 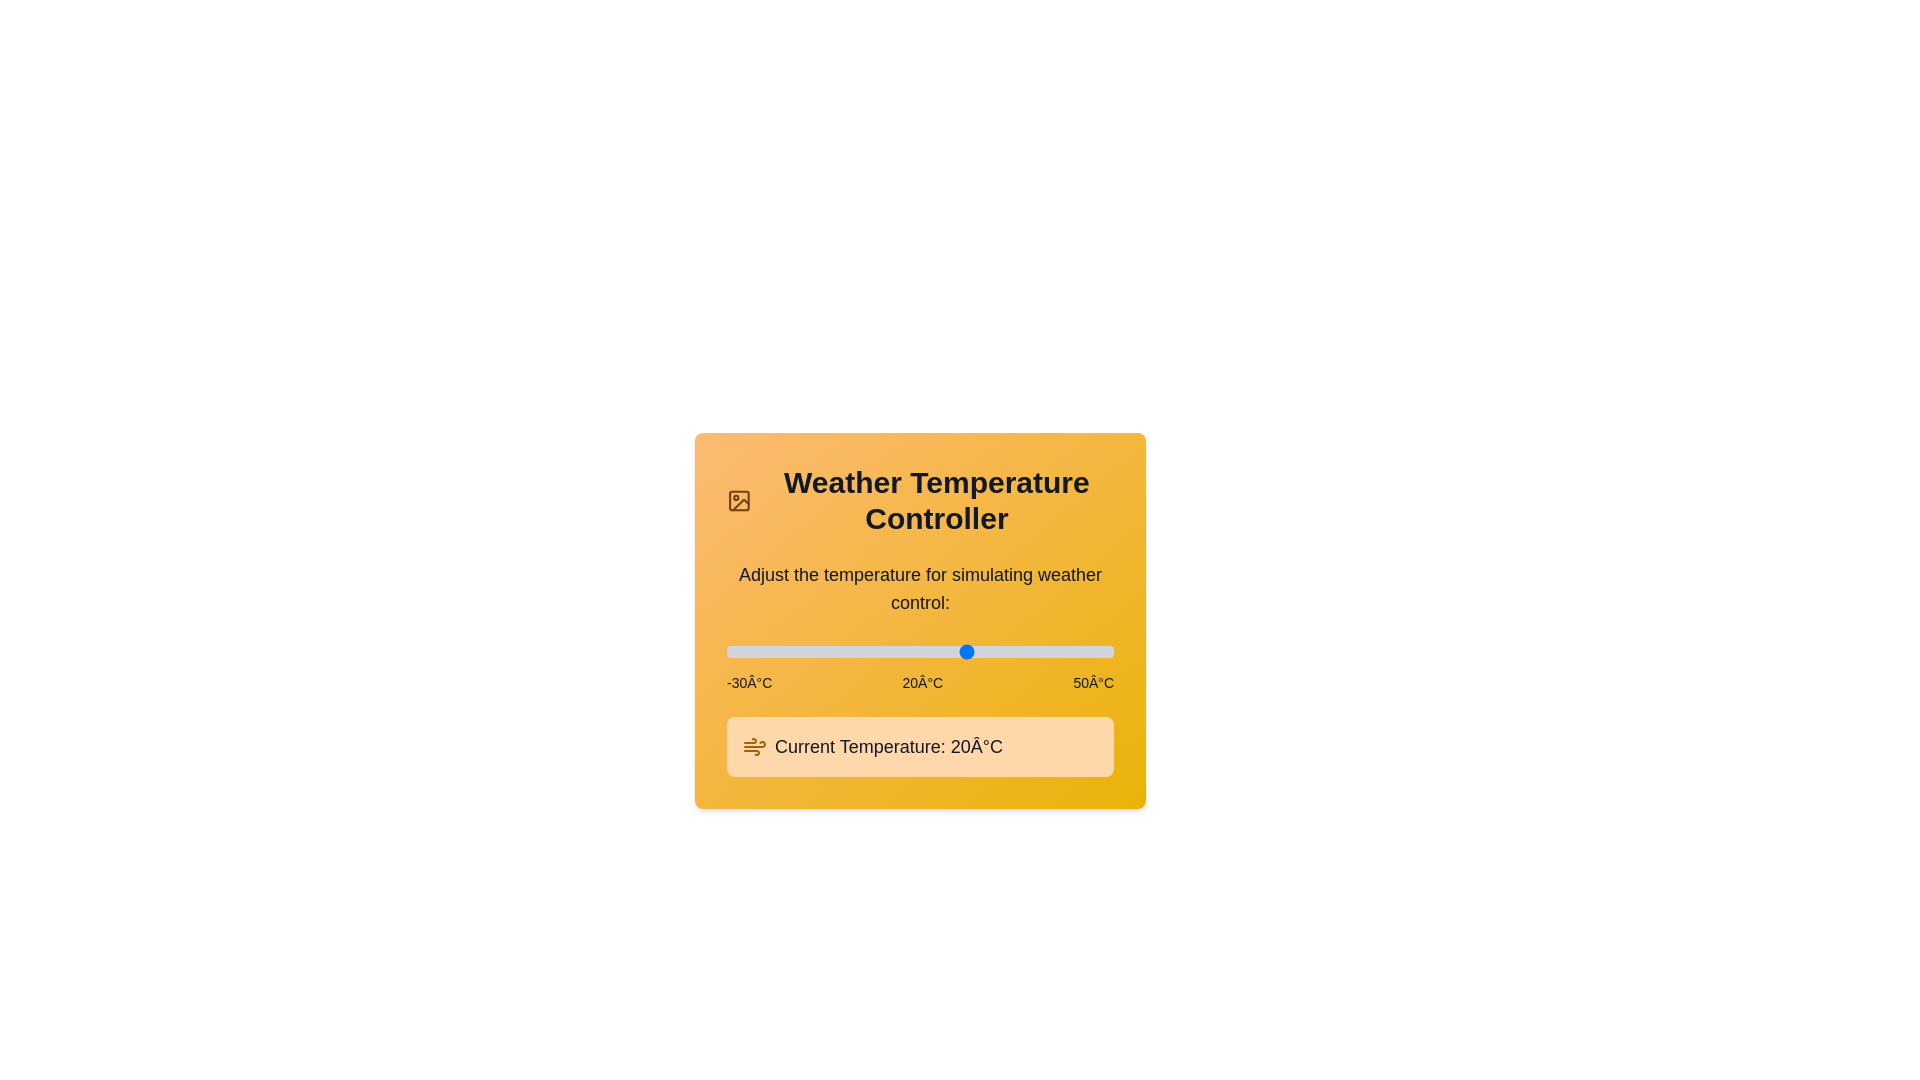 I want to click on the temperature slider to set the temperature to -21°C, so click(x=769, y=651).